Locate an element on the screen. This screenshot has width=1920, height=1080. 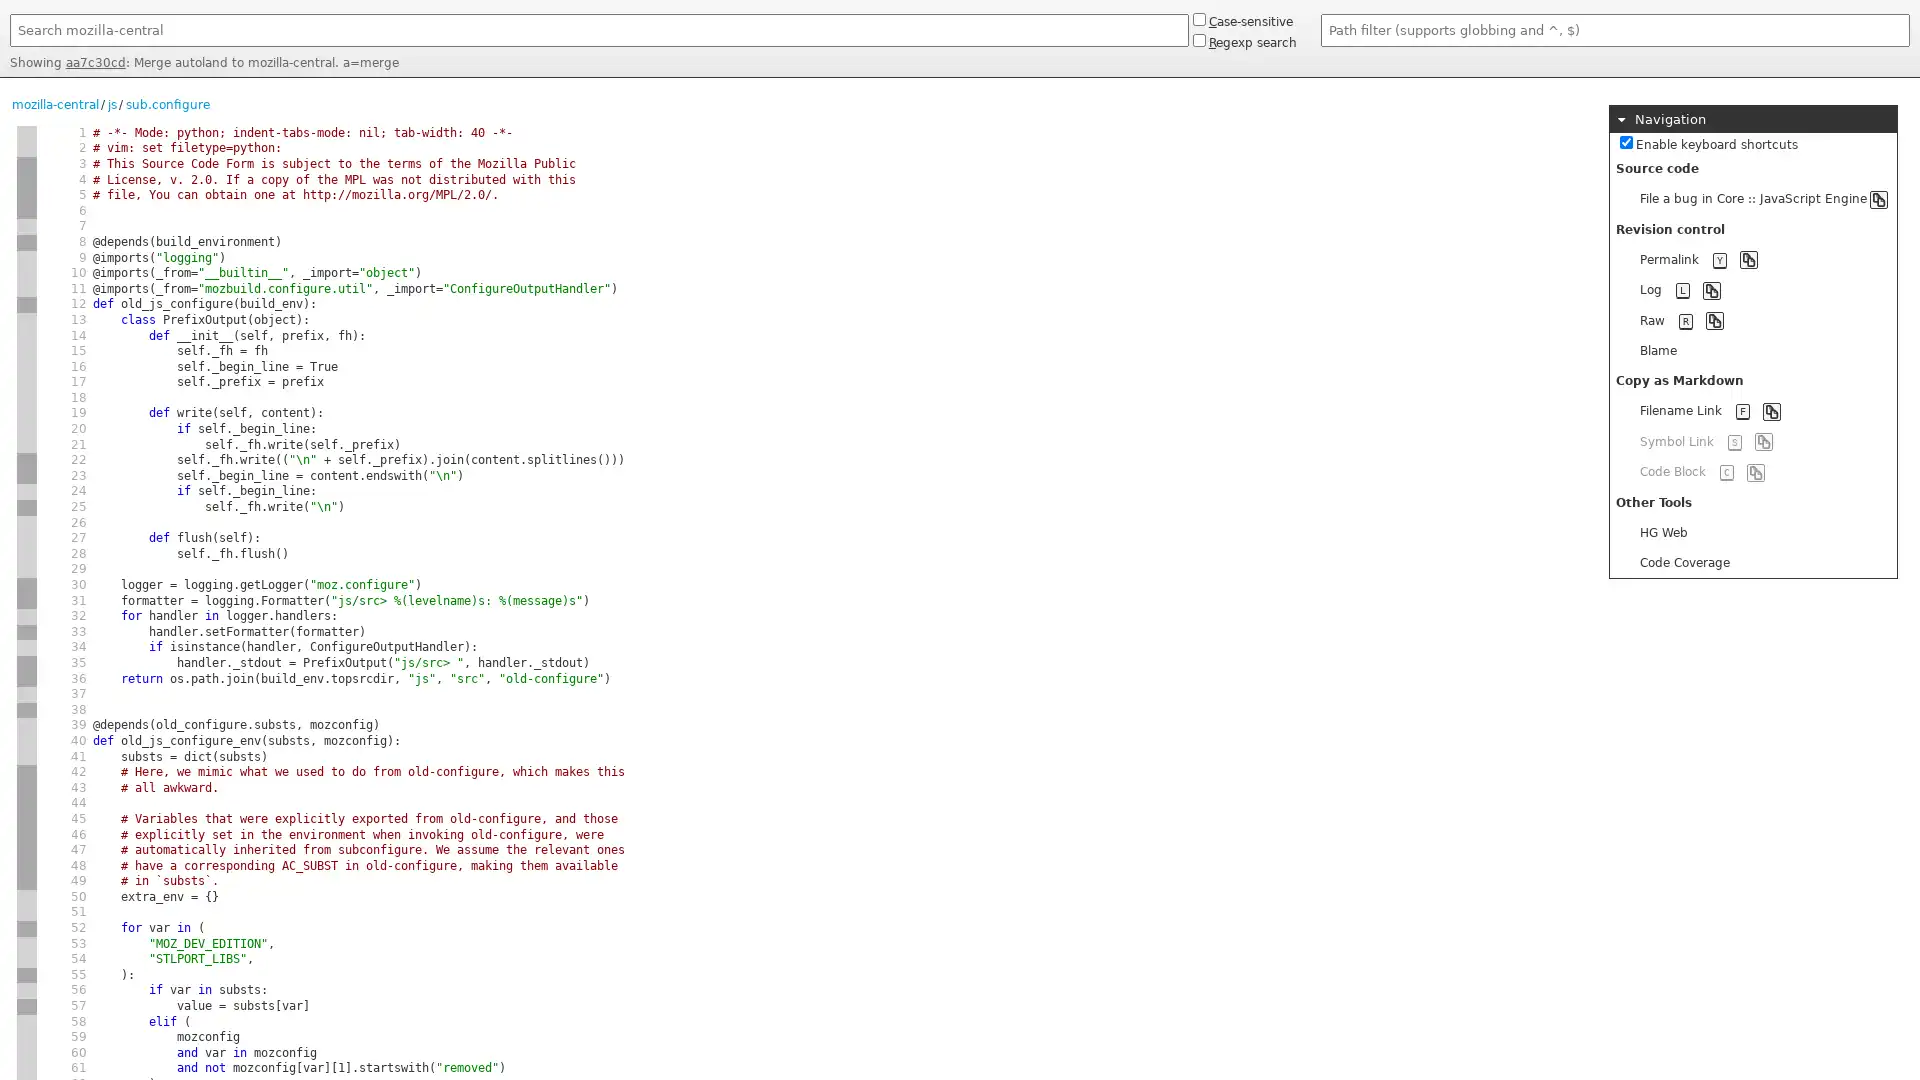
Filename Link F is located at coordinates (1752, 410).